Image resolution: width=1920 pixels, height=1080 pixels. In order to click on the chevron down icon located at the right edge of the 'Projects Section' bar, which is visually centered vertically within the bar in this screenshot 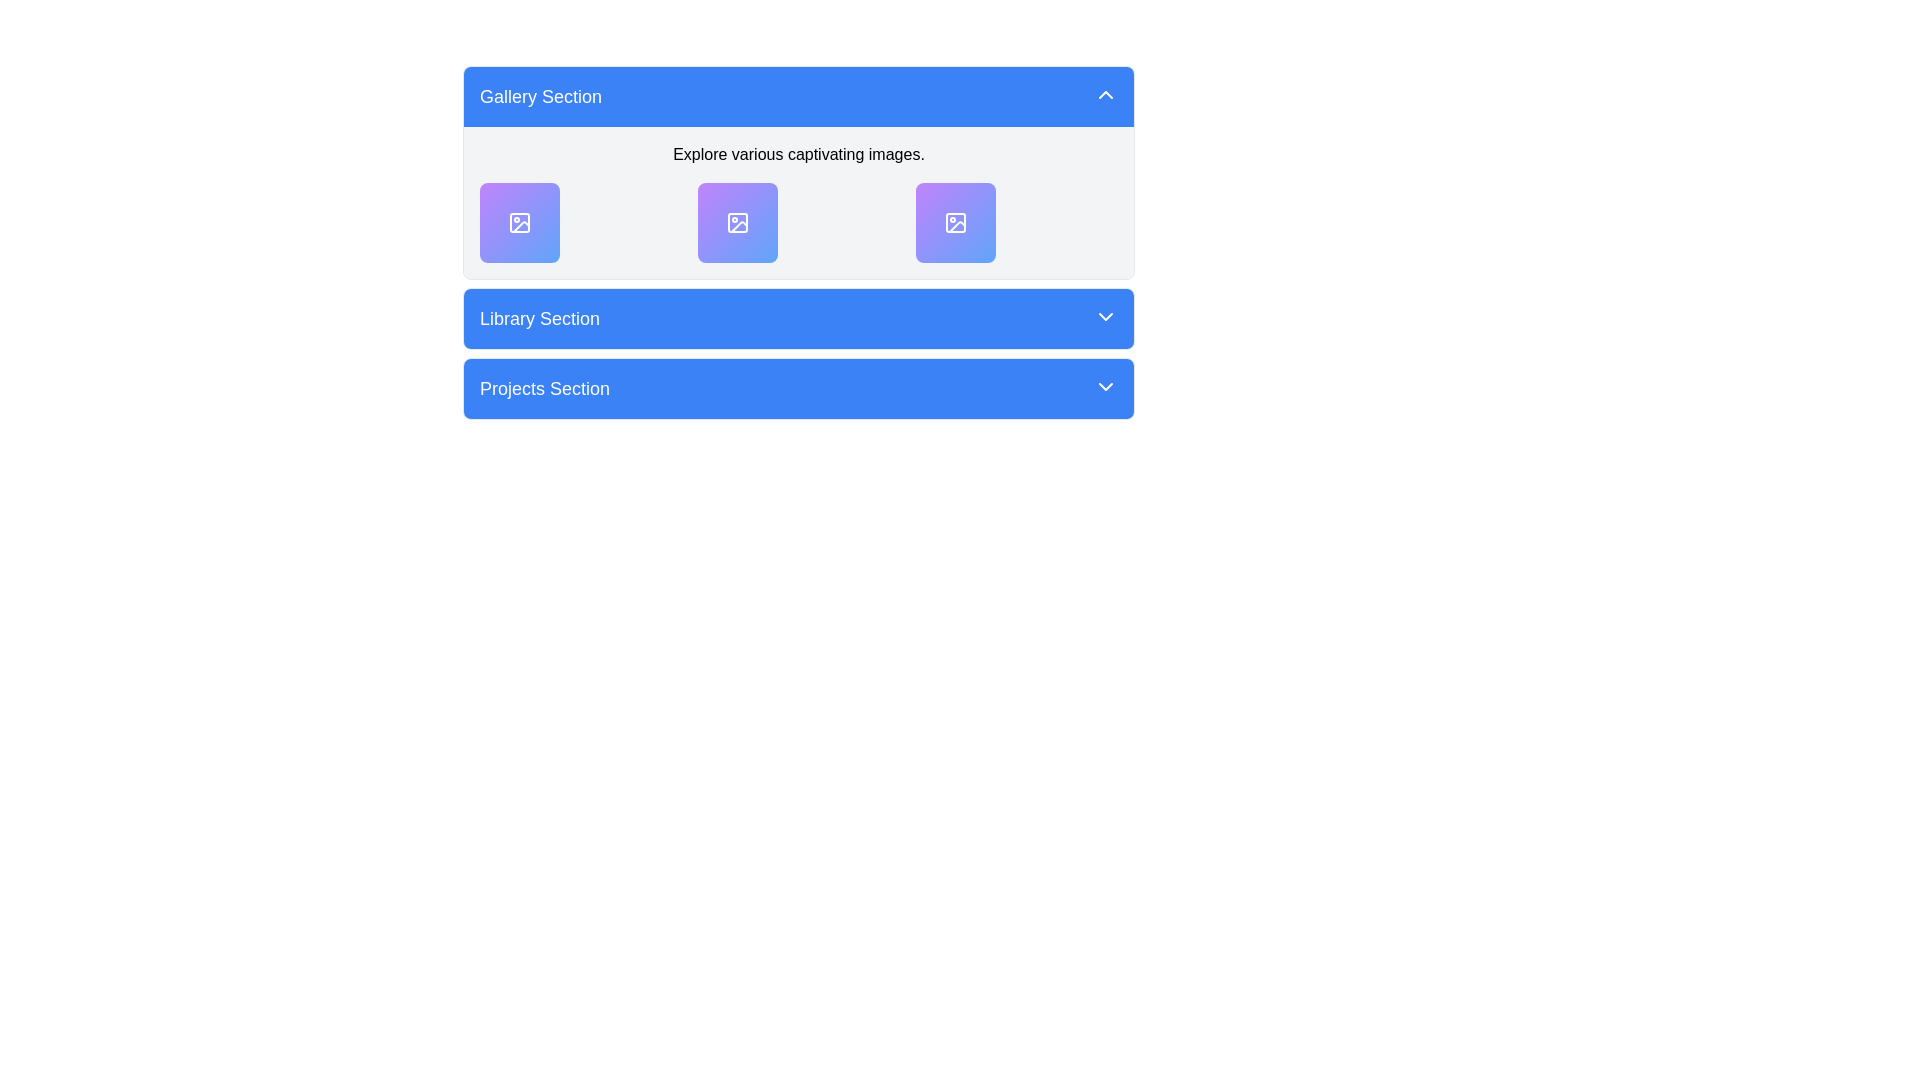, I will do `click(1104, 386)`.